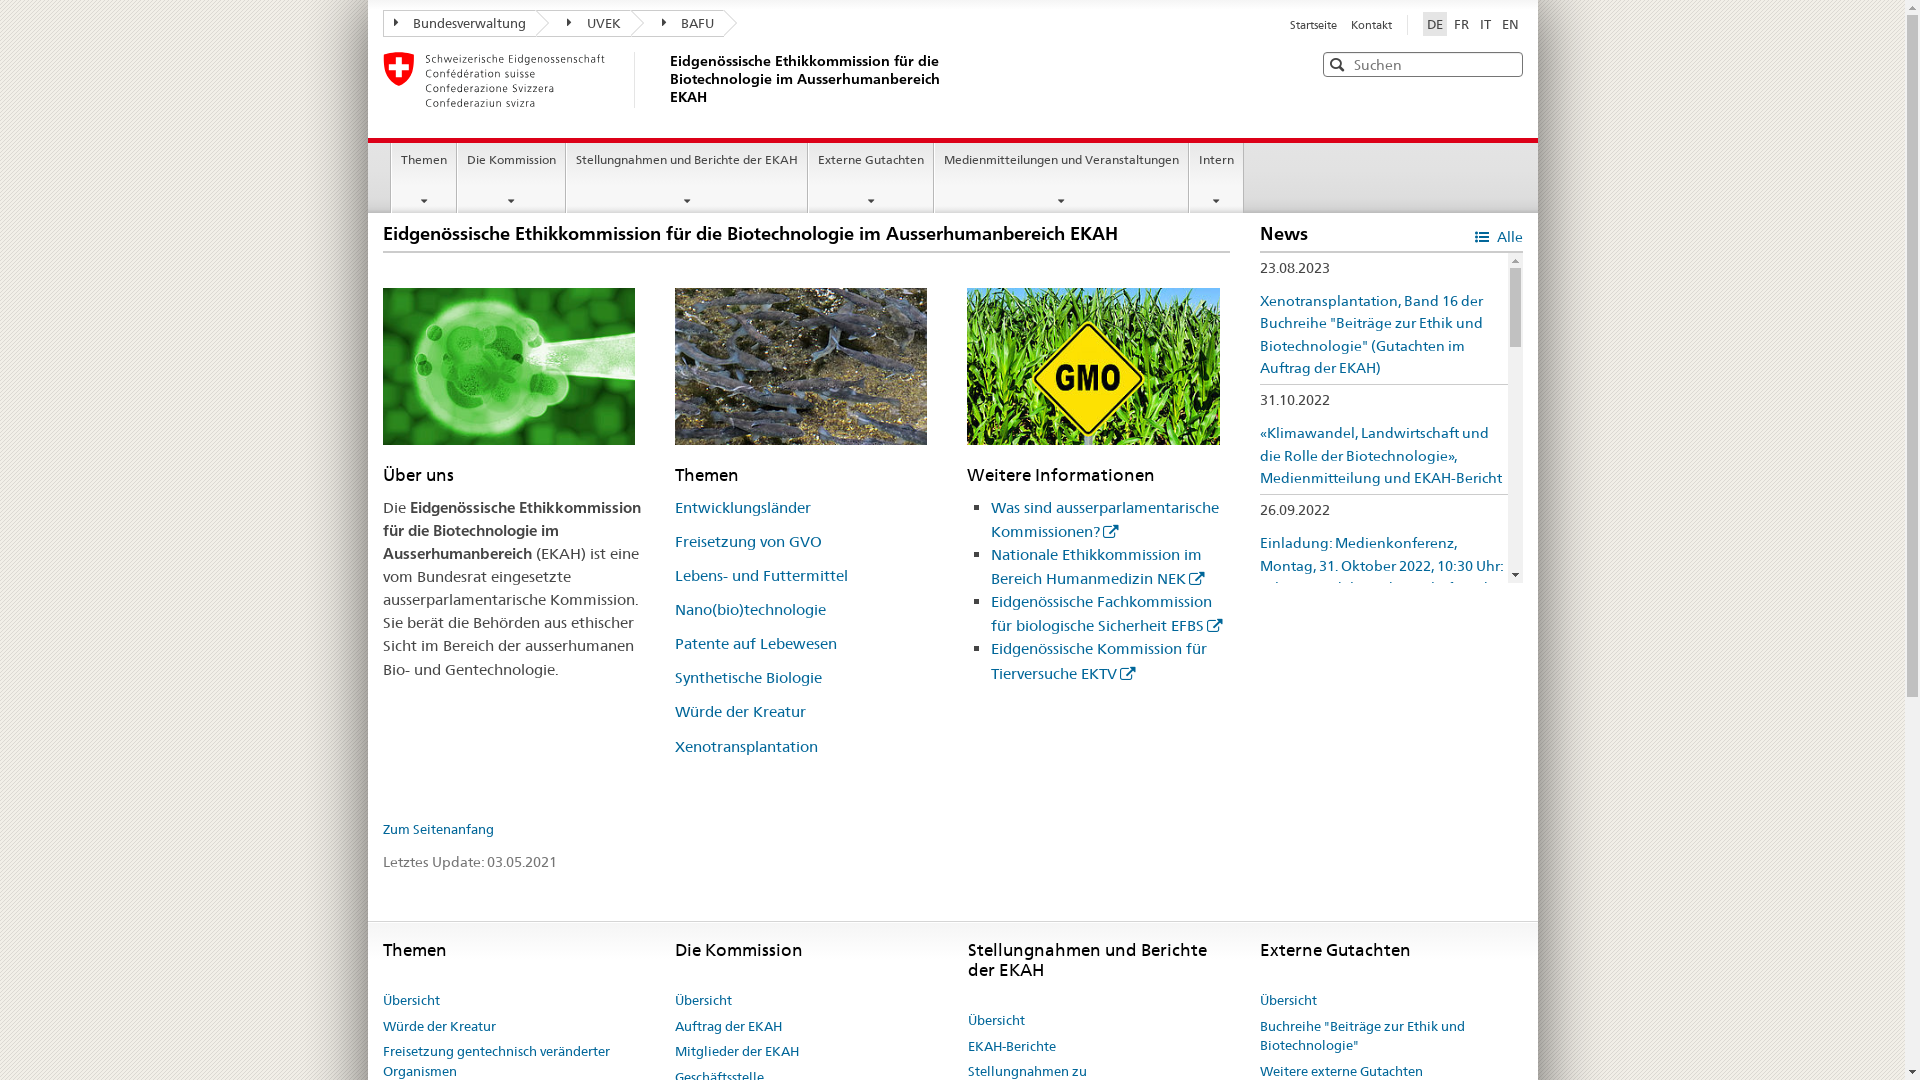  What do you see at coordinates (1433, 23) in the screenshot?
I see `'DE'` at bounding box center [1433, 23].